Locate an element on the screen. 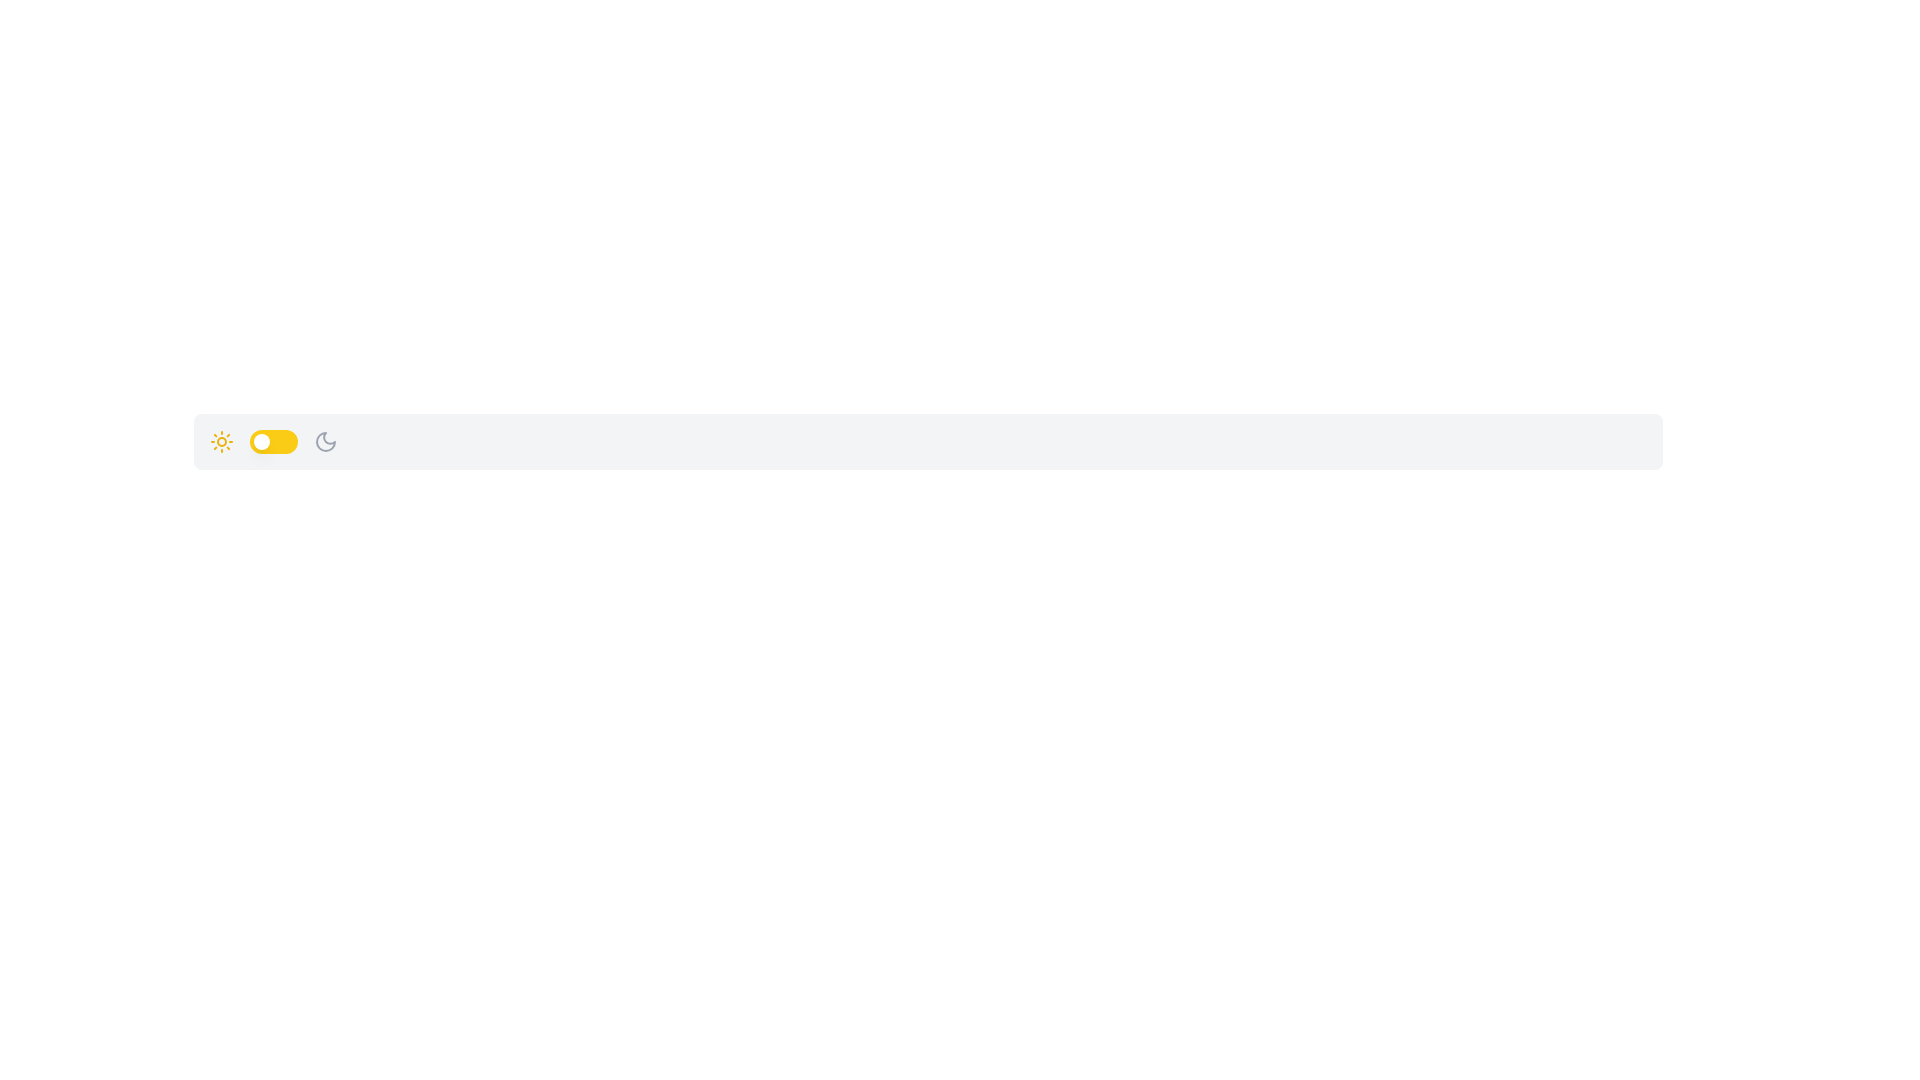 The height and width of the screenshot is (1080, 1920). the moon icon that signifies a connection to a night or dark mode feature, located at the far right of the control row is located at coordinates (326, 441).